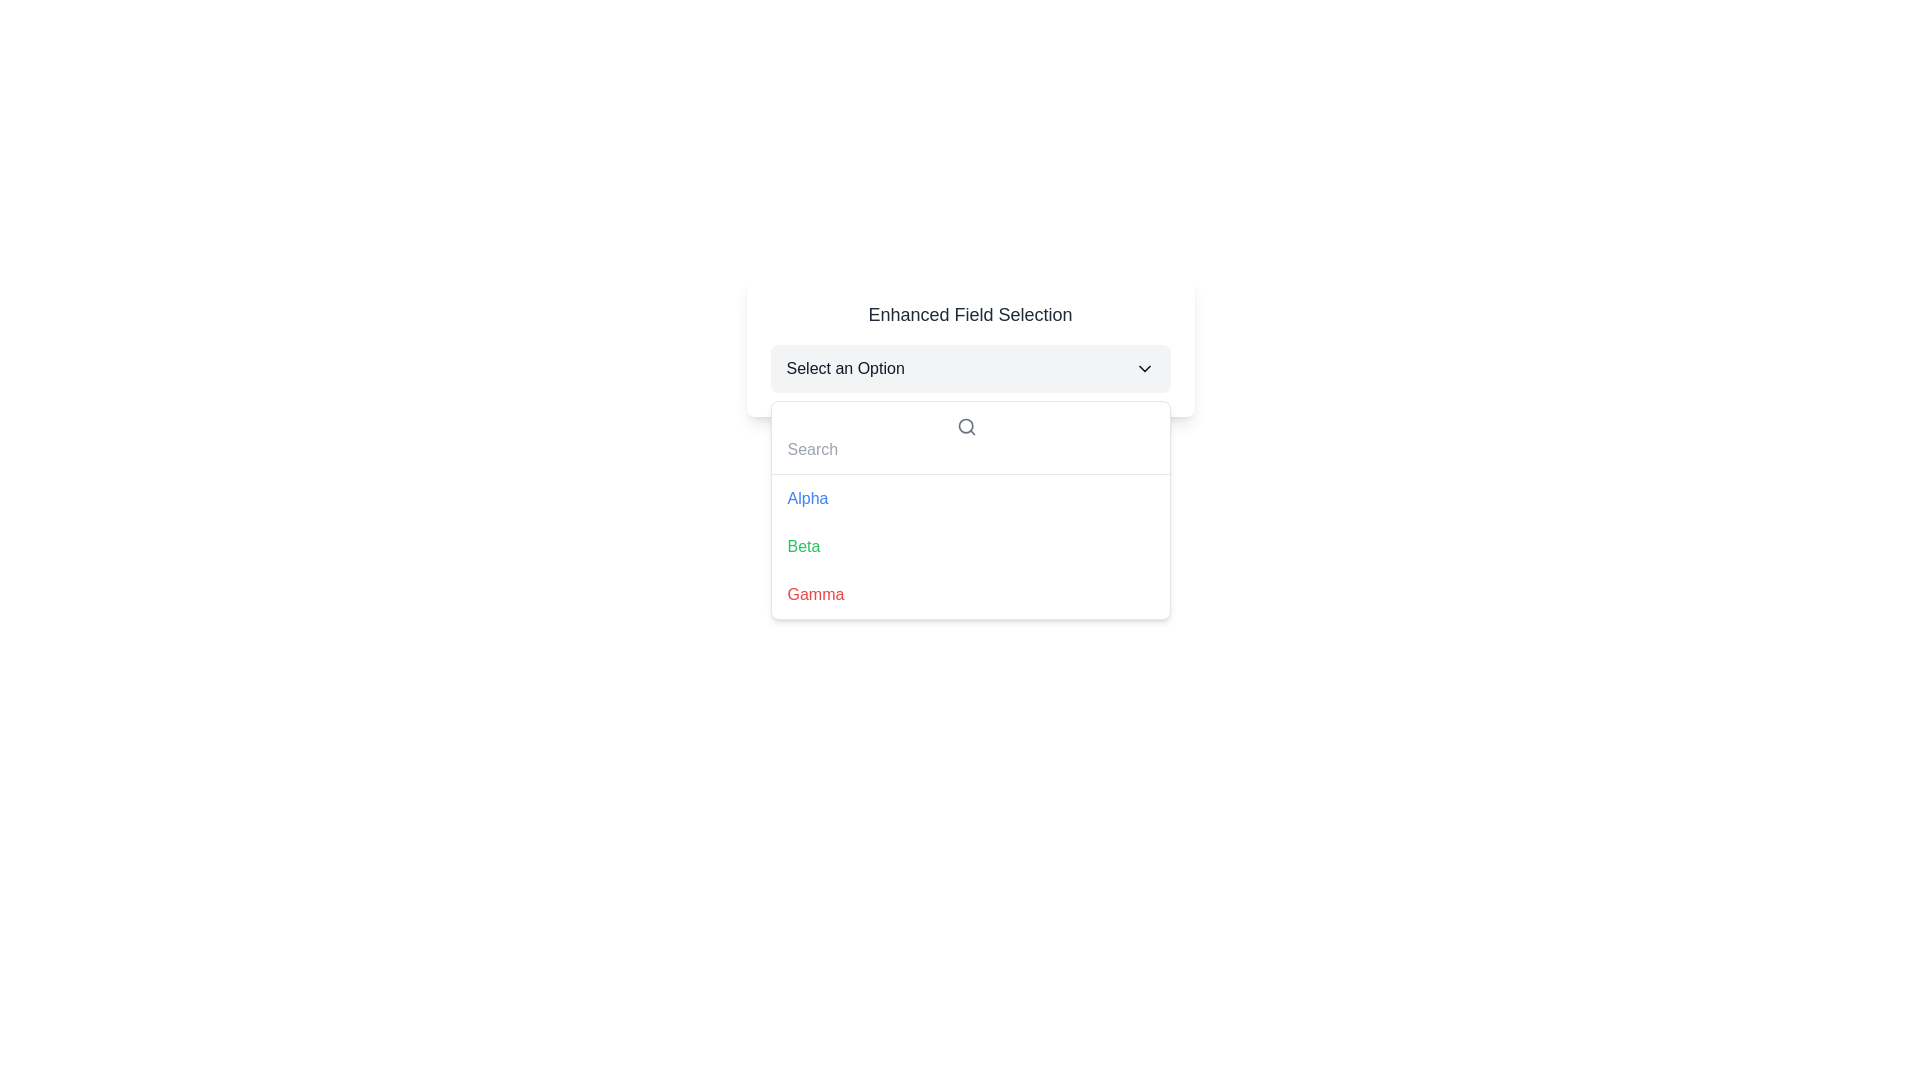  I want to click on the second menu list item labeled 'Beta' styled in green, located below the search input box, so click(970, 547).